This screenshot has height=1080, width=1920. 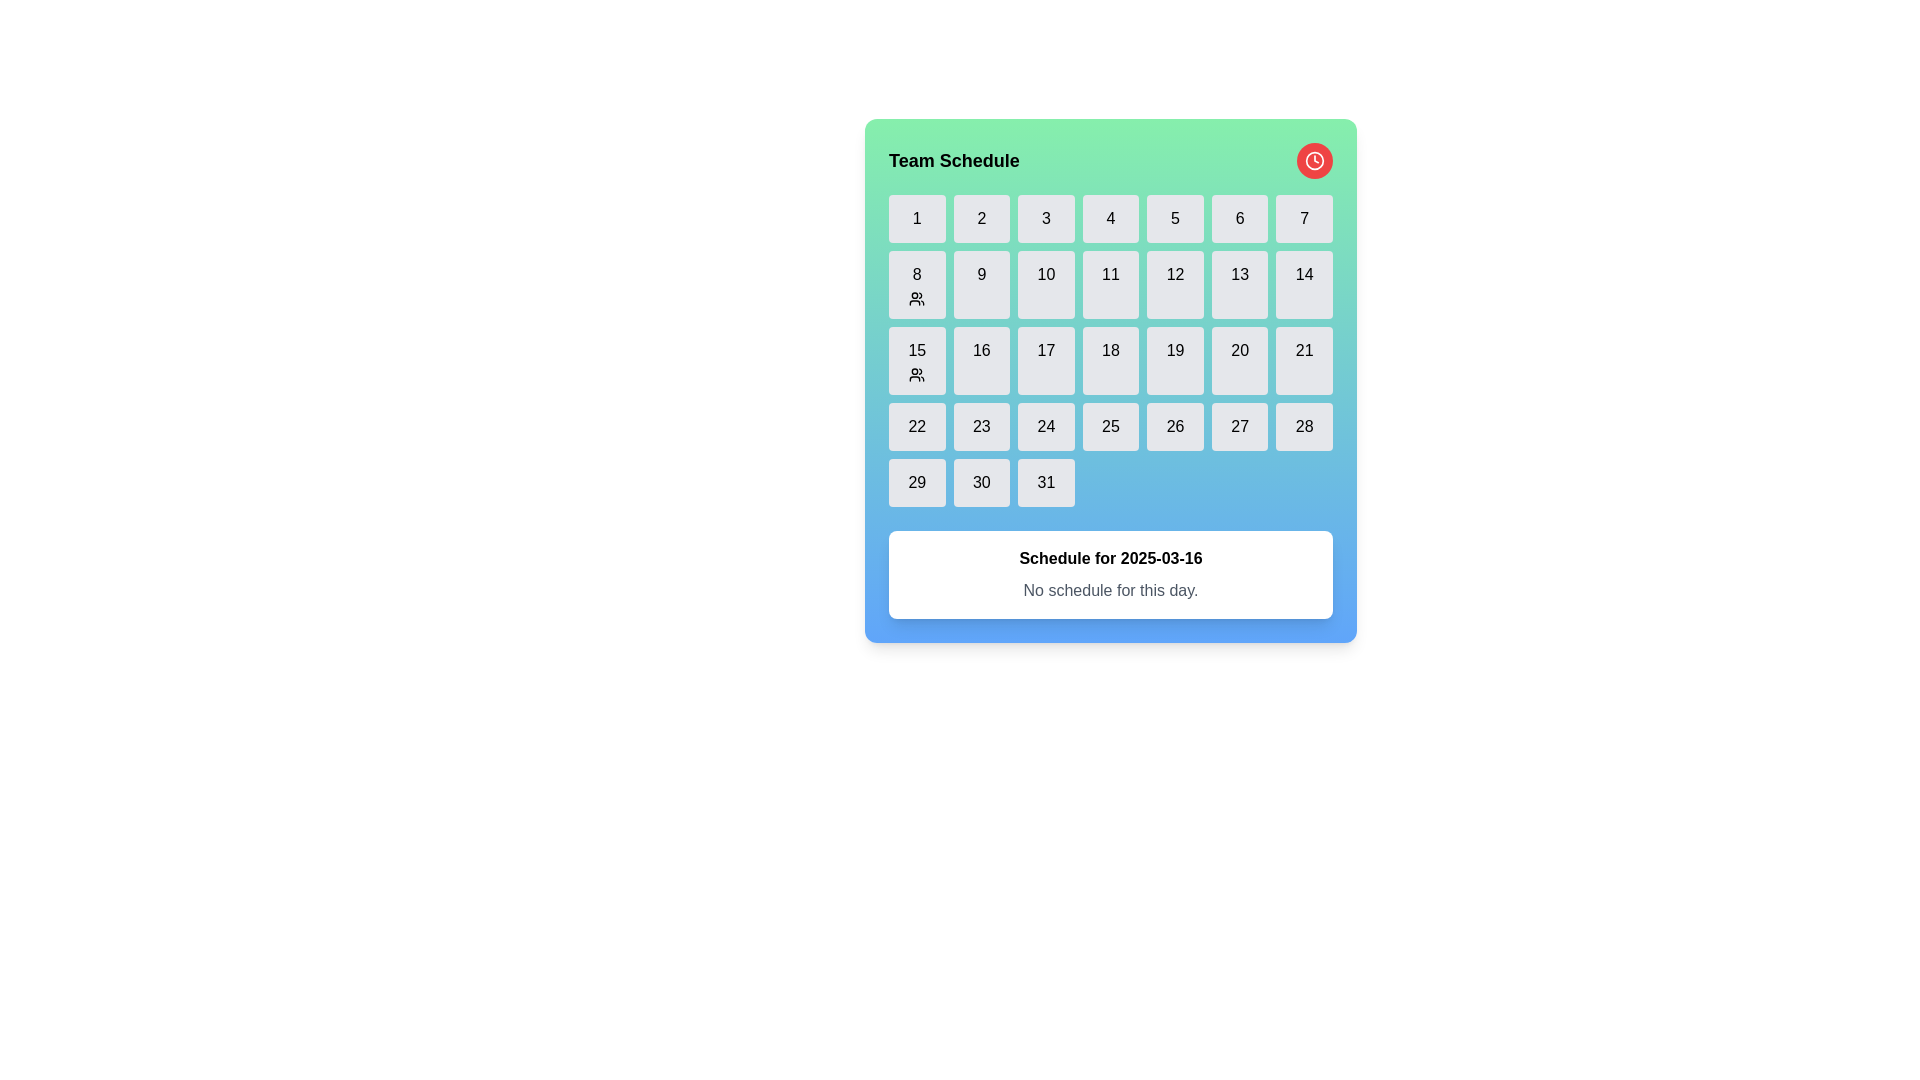 What do you see at coordinates (981, 361) in the screenshot?
I see `the Calendar day button displaying the number '16' in the 'Team Schedule' section` at bounding box center [981, 361].